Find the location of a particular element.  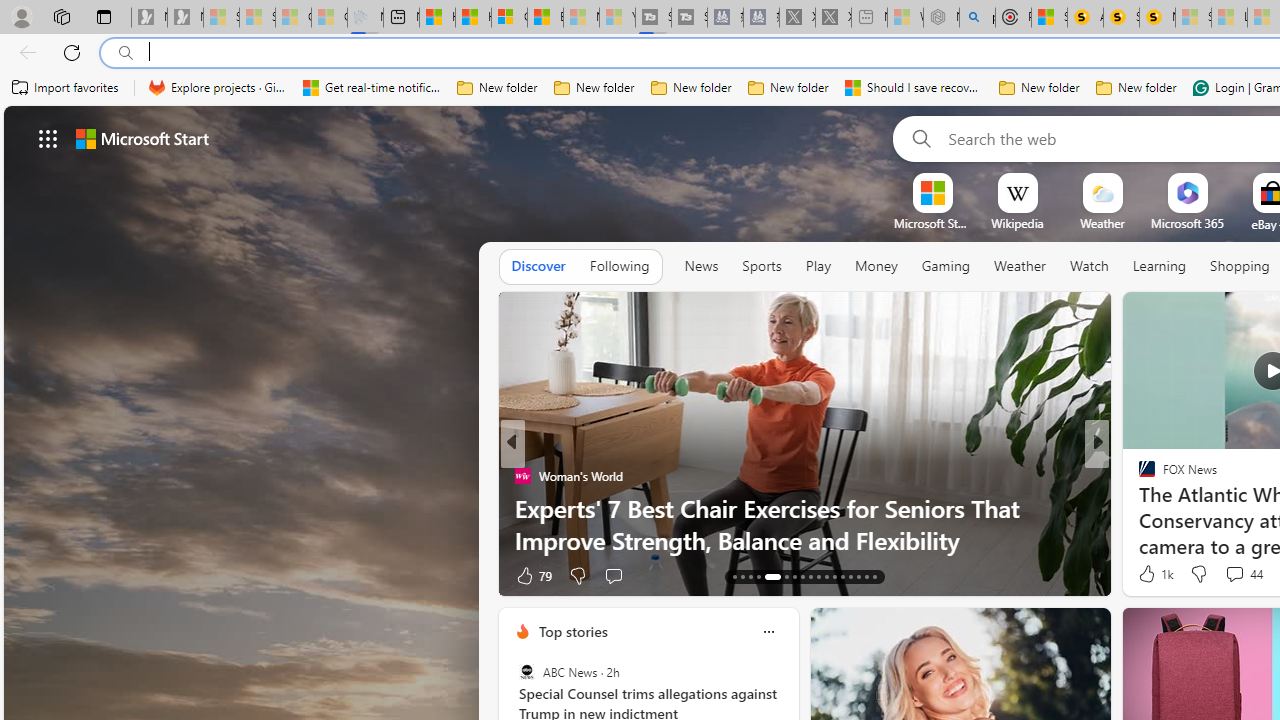

'View comments 1 Comment' is located at coordinates (1234, 575).